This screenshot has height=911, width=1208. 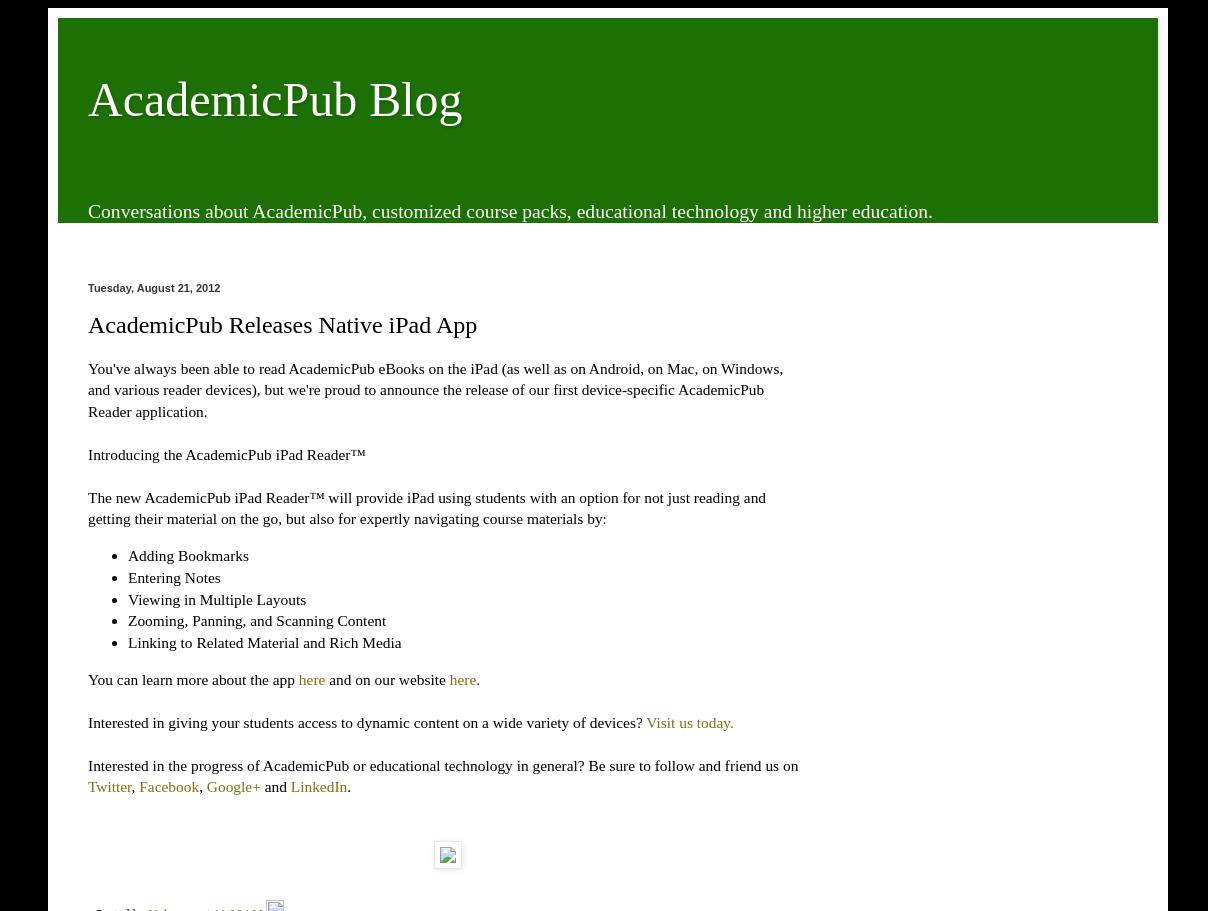 What do you see at coordinates (187, 554) in the screenshot?
I see `'Adding Bookmarks'` at bounding box center [187, 554].